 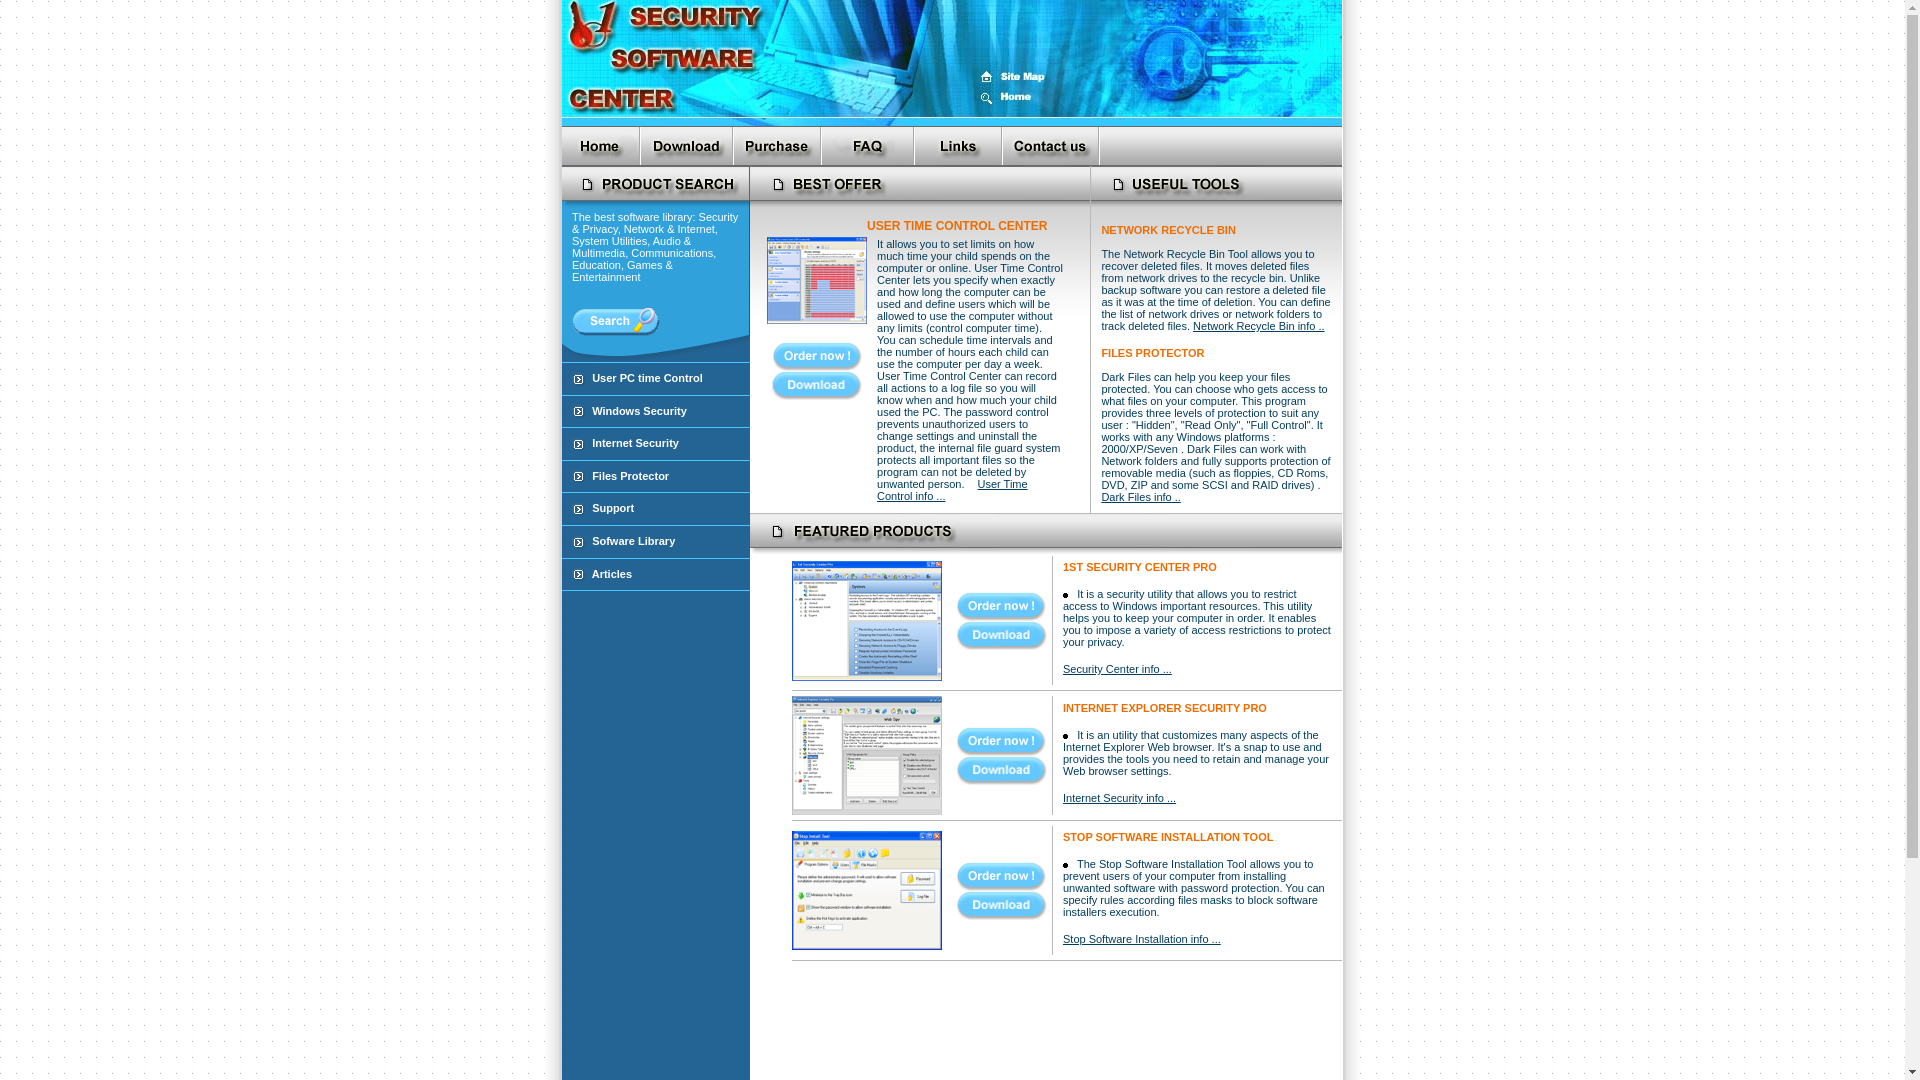 What do you see at coordinates (590, 378) in the screenshot?
I see `'User PC time Control'` at bounding box center [590, 378].